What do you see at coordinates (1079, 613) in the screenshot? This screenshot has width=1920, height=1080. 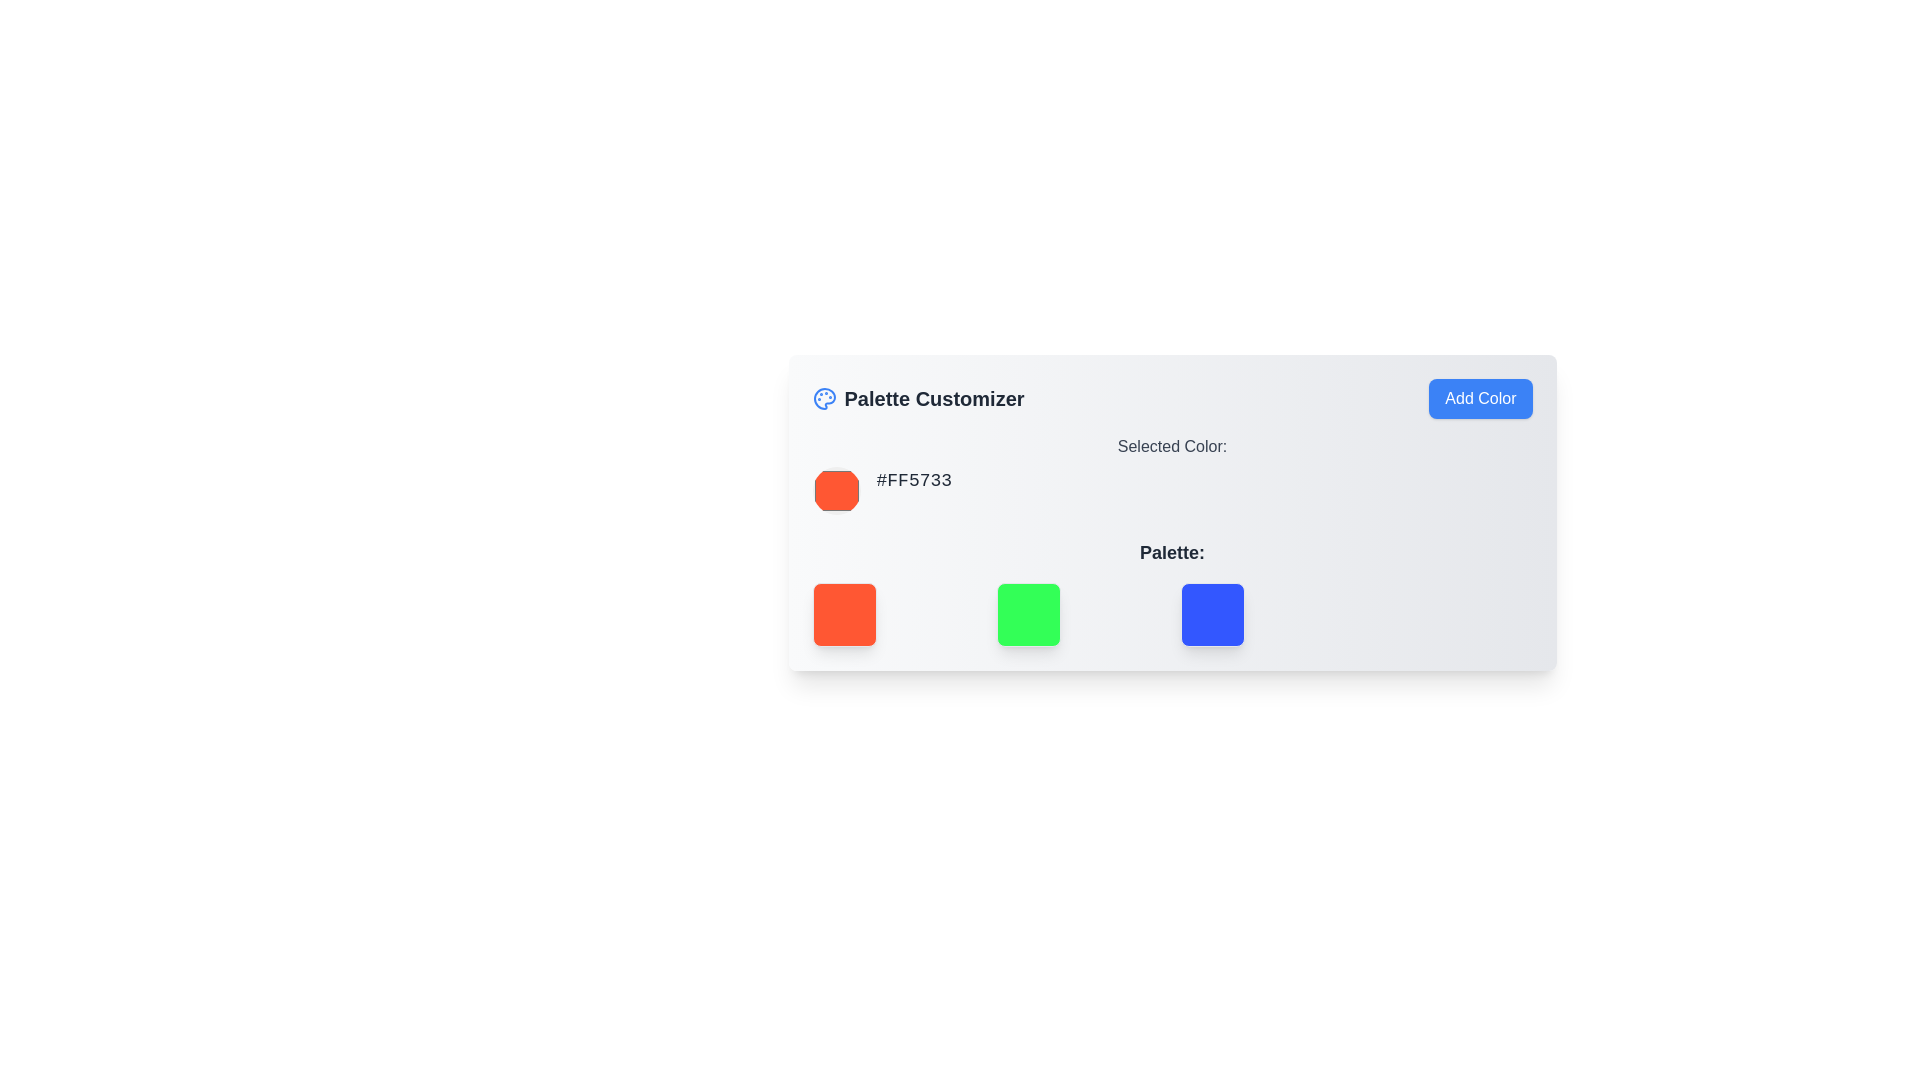 I see `the green color swatch, the second square from the left` at bounding box center [1079, 613].